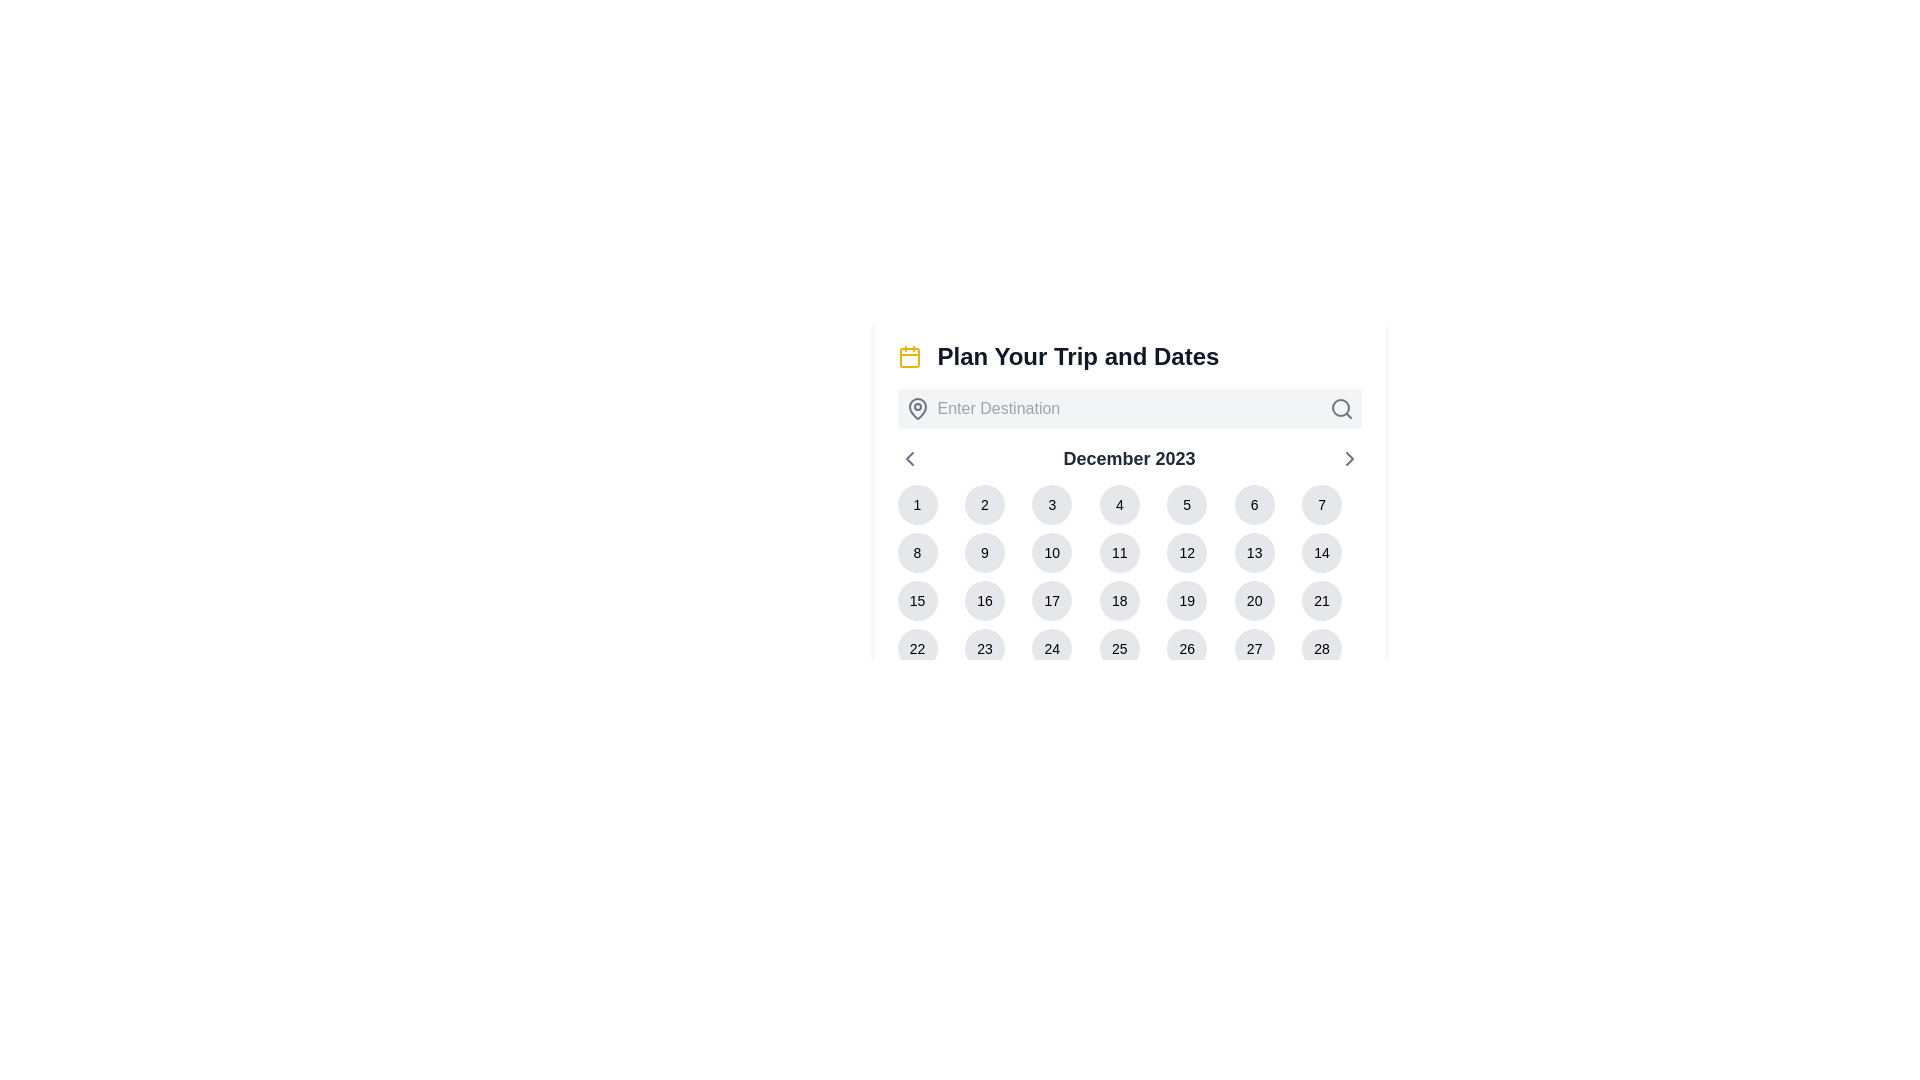 This screenshot has width=1920, height=1080. Describe the element at coordinates (916, 504) in the screenshot. I see `the first selectable option button representing the first day in the calendar interface located at the top-left corner of the grid layout` at that location.